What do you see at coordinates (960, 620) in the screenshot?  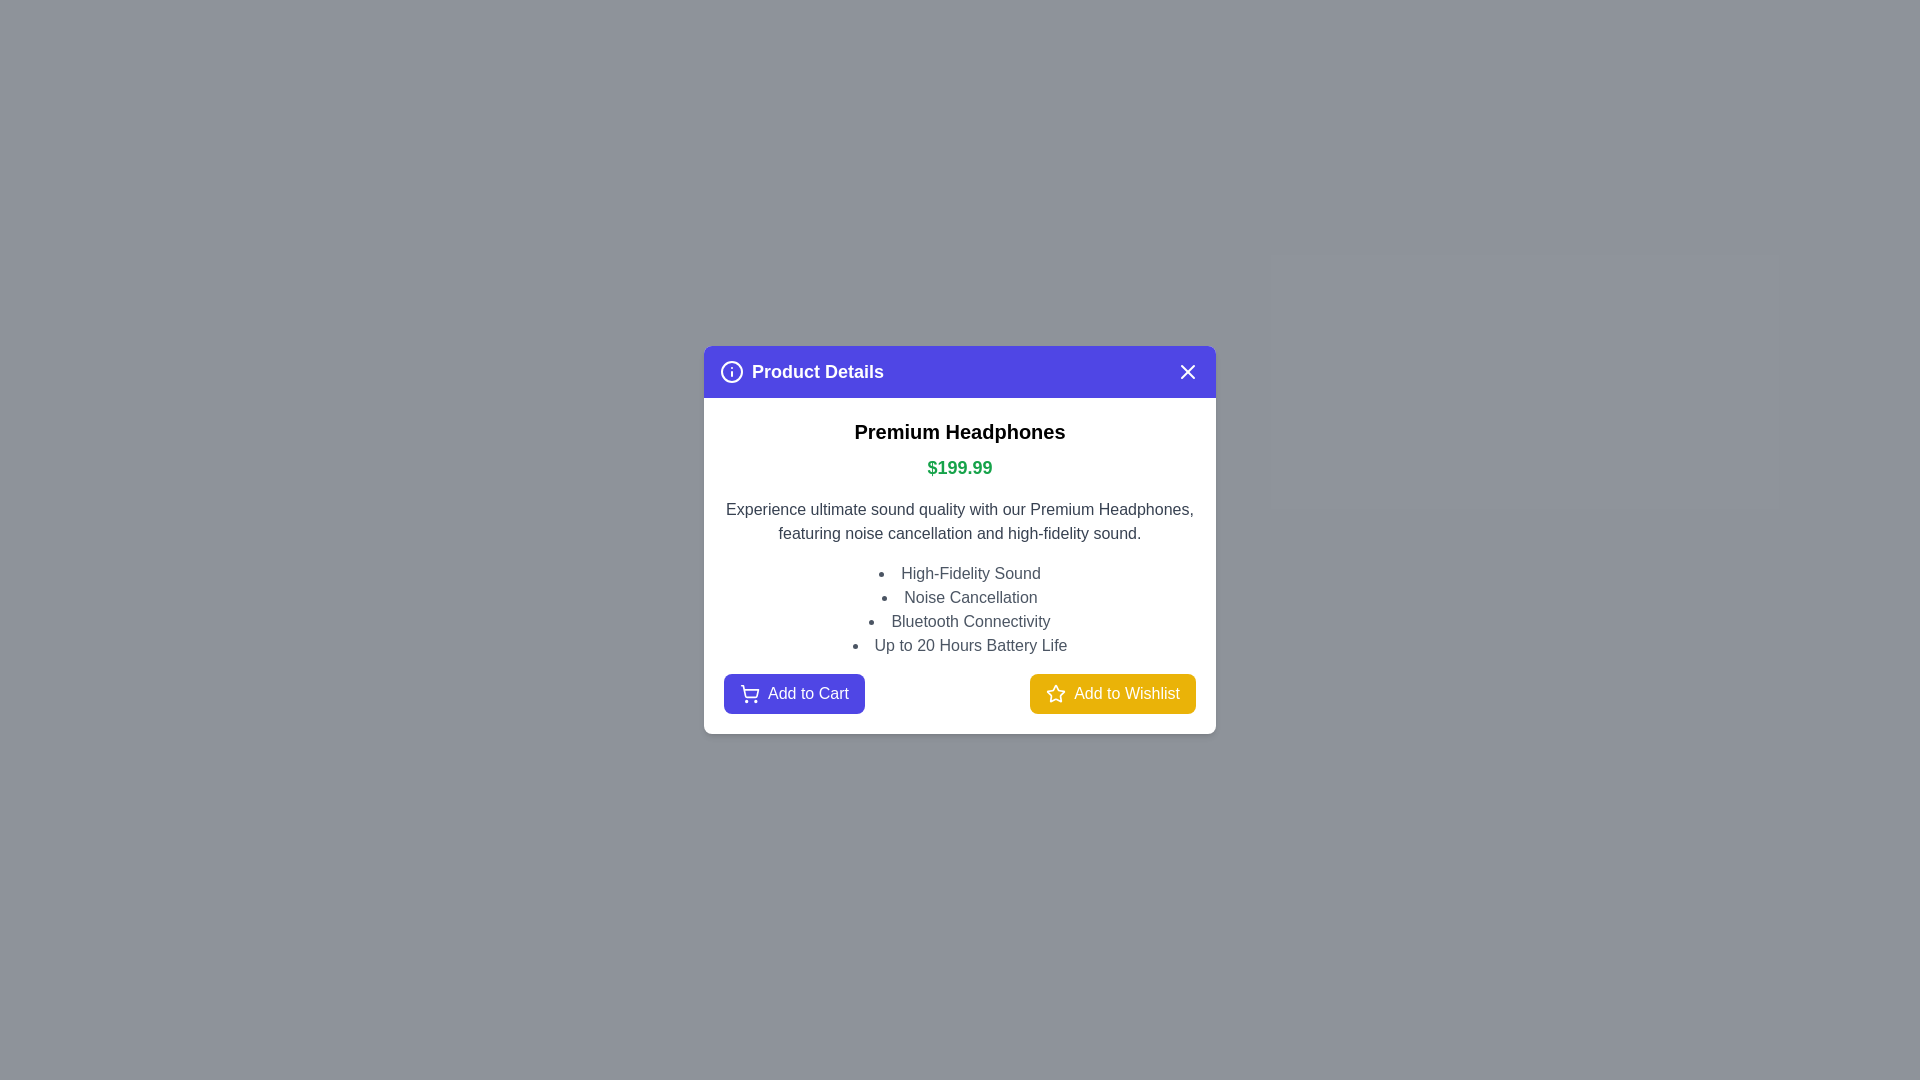 I see `the text element Feature 3 for copying or selection` at bounding box center [960, 620].